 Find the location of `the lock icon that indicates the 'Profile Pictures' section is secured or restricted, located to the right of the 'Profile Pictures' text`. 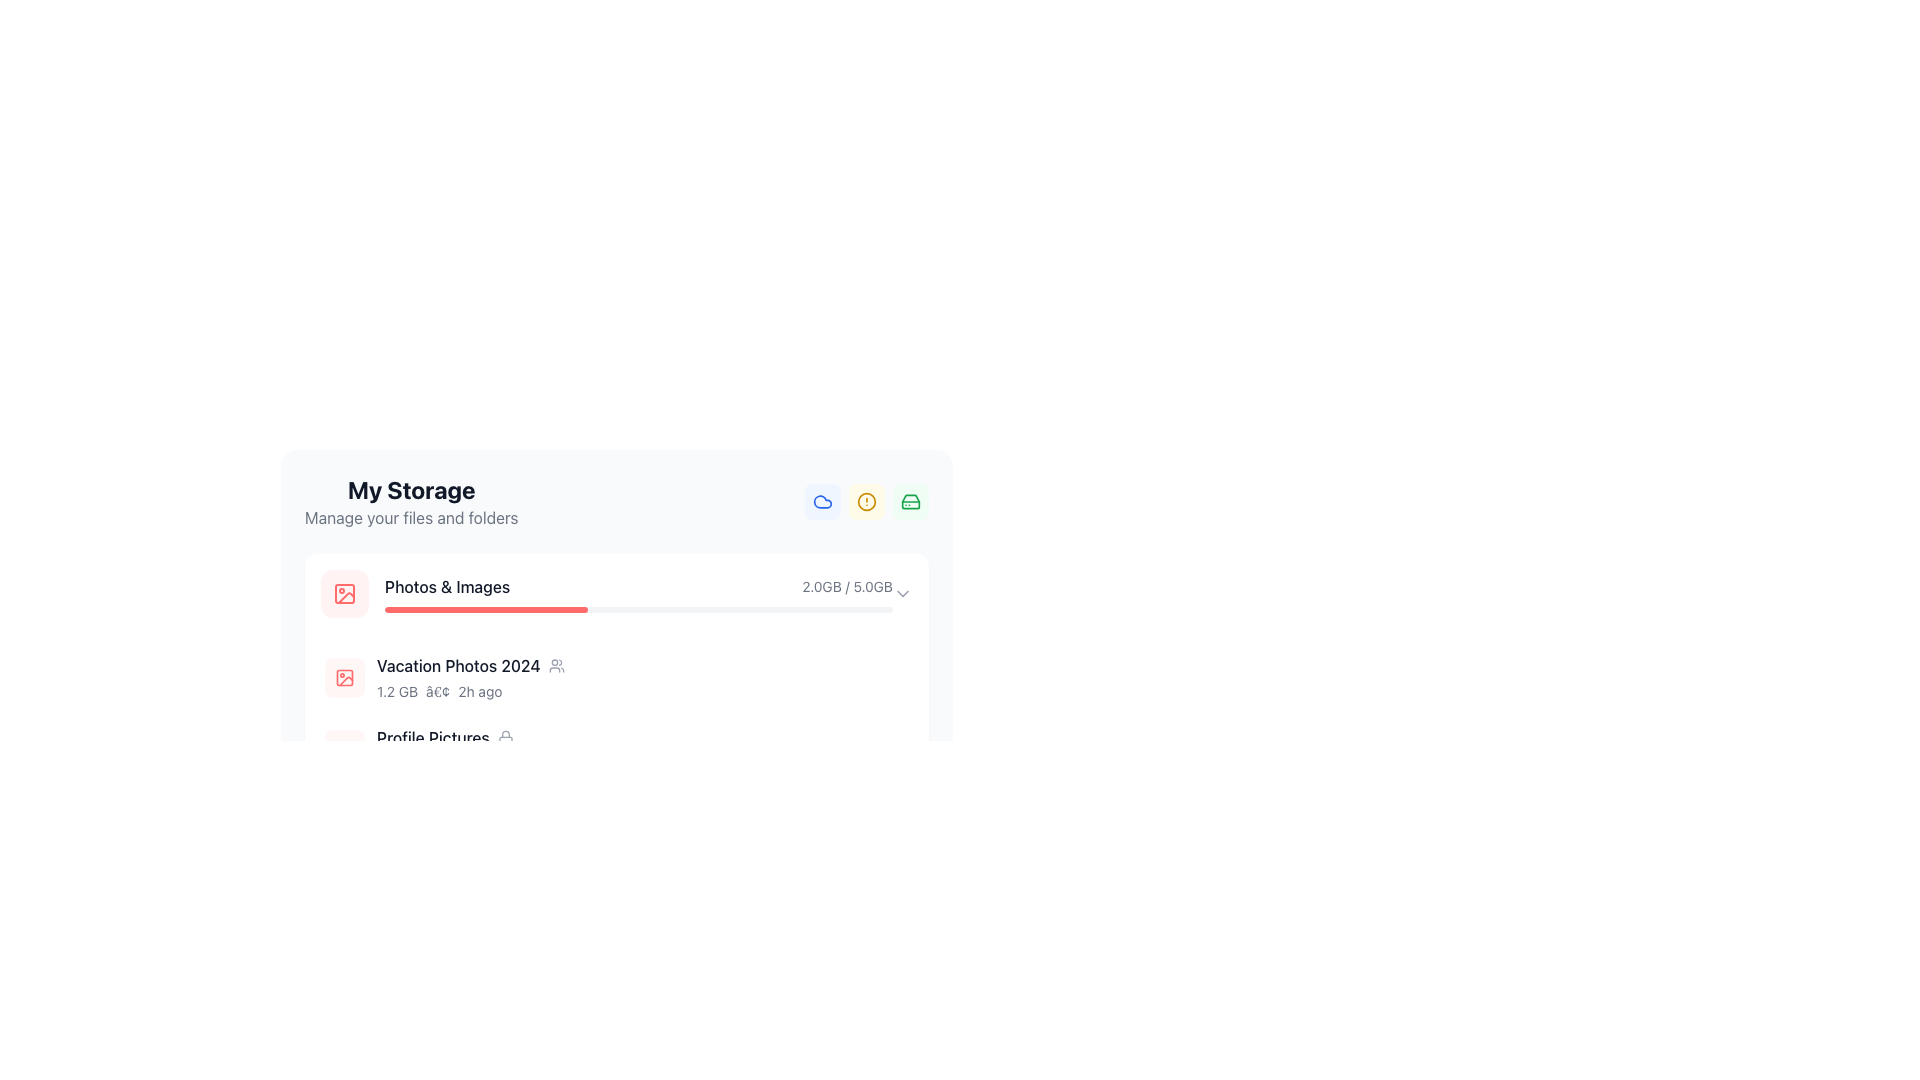

the lock icon that indicates the 'Profile Pictures' section is secured or restricted, located to the right of the 'Profile Pictures' text is located at coordinates (505, 737).